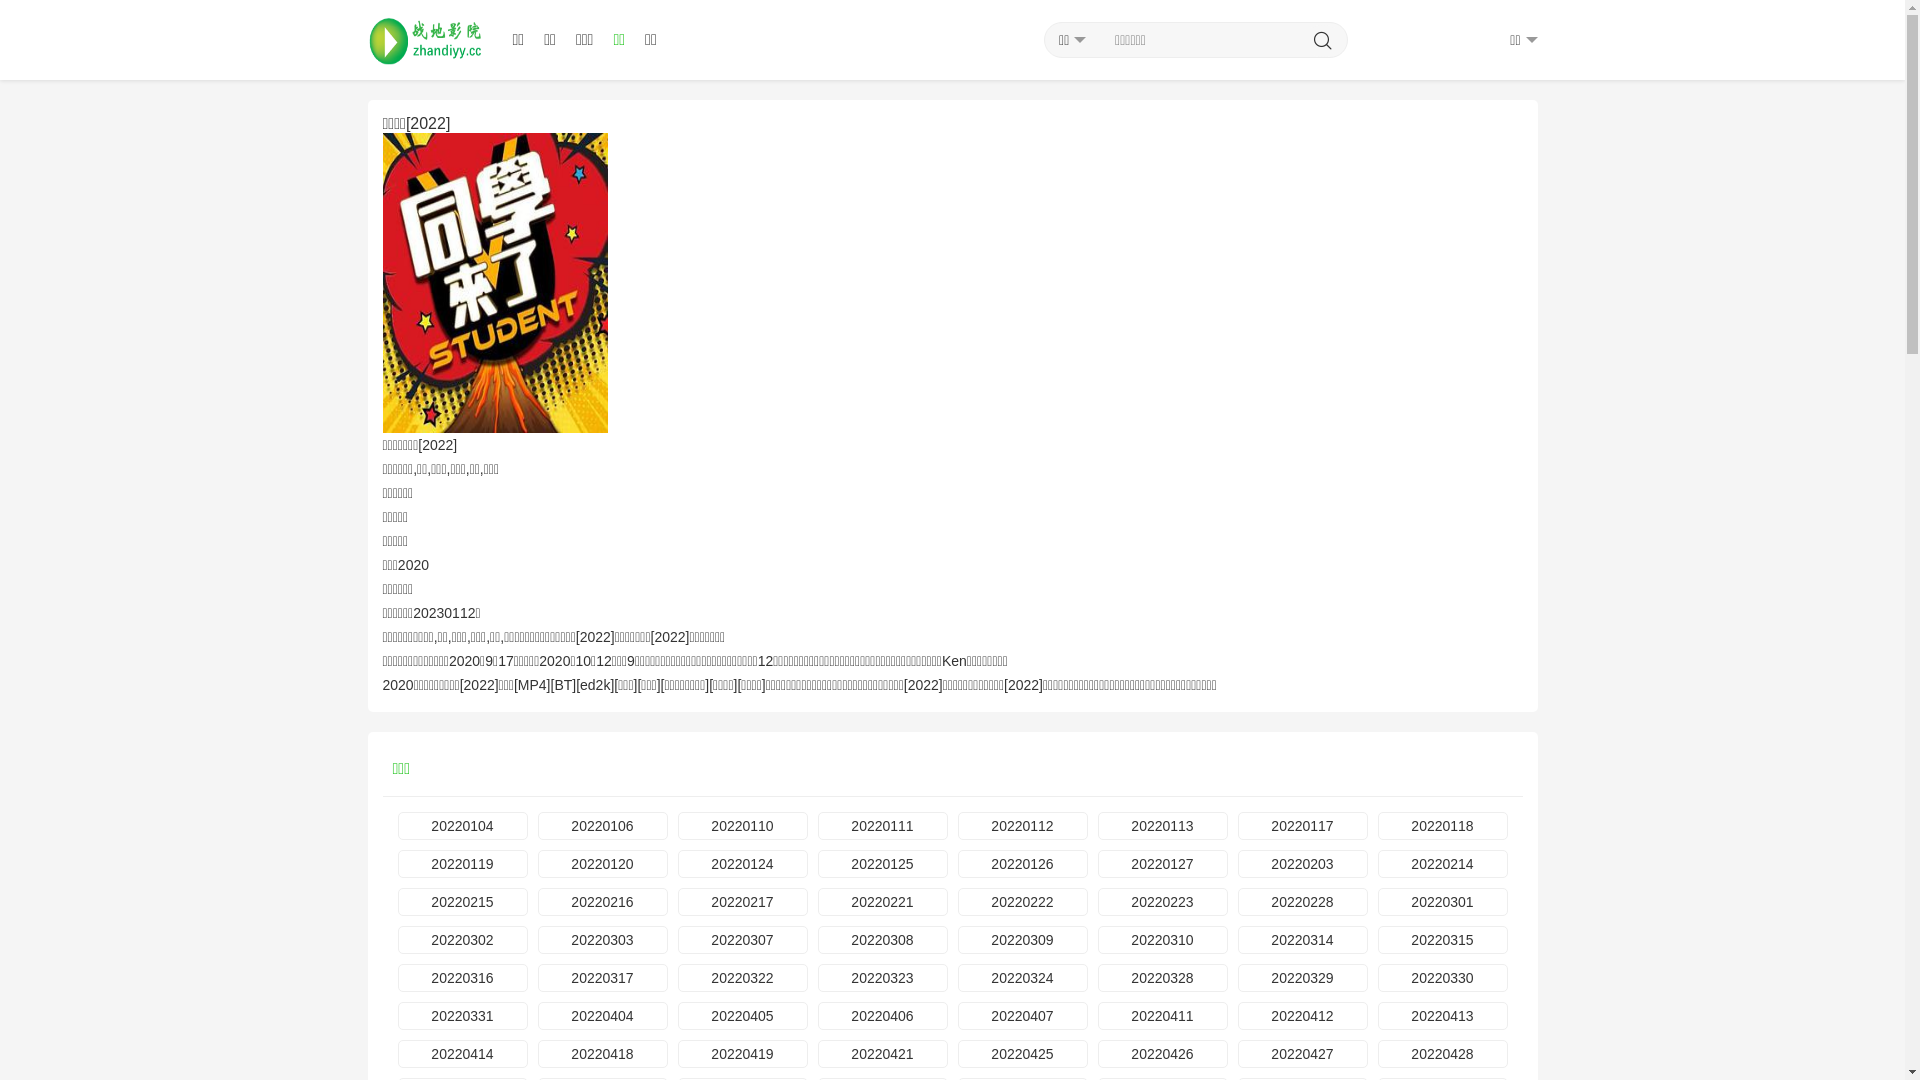 The height and width of the screenshot is (1080, 1920). Describe the element at coordinates (742, 863) in the screenshot. I see `'20220124'` at that location.